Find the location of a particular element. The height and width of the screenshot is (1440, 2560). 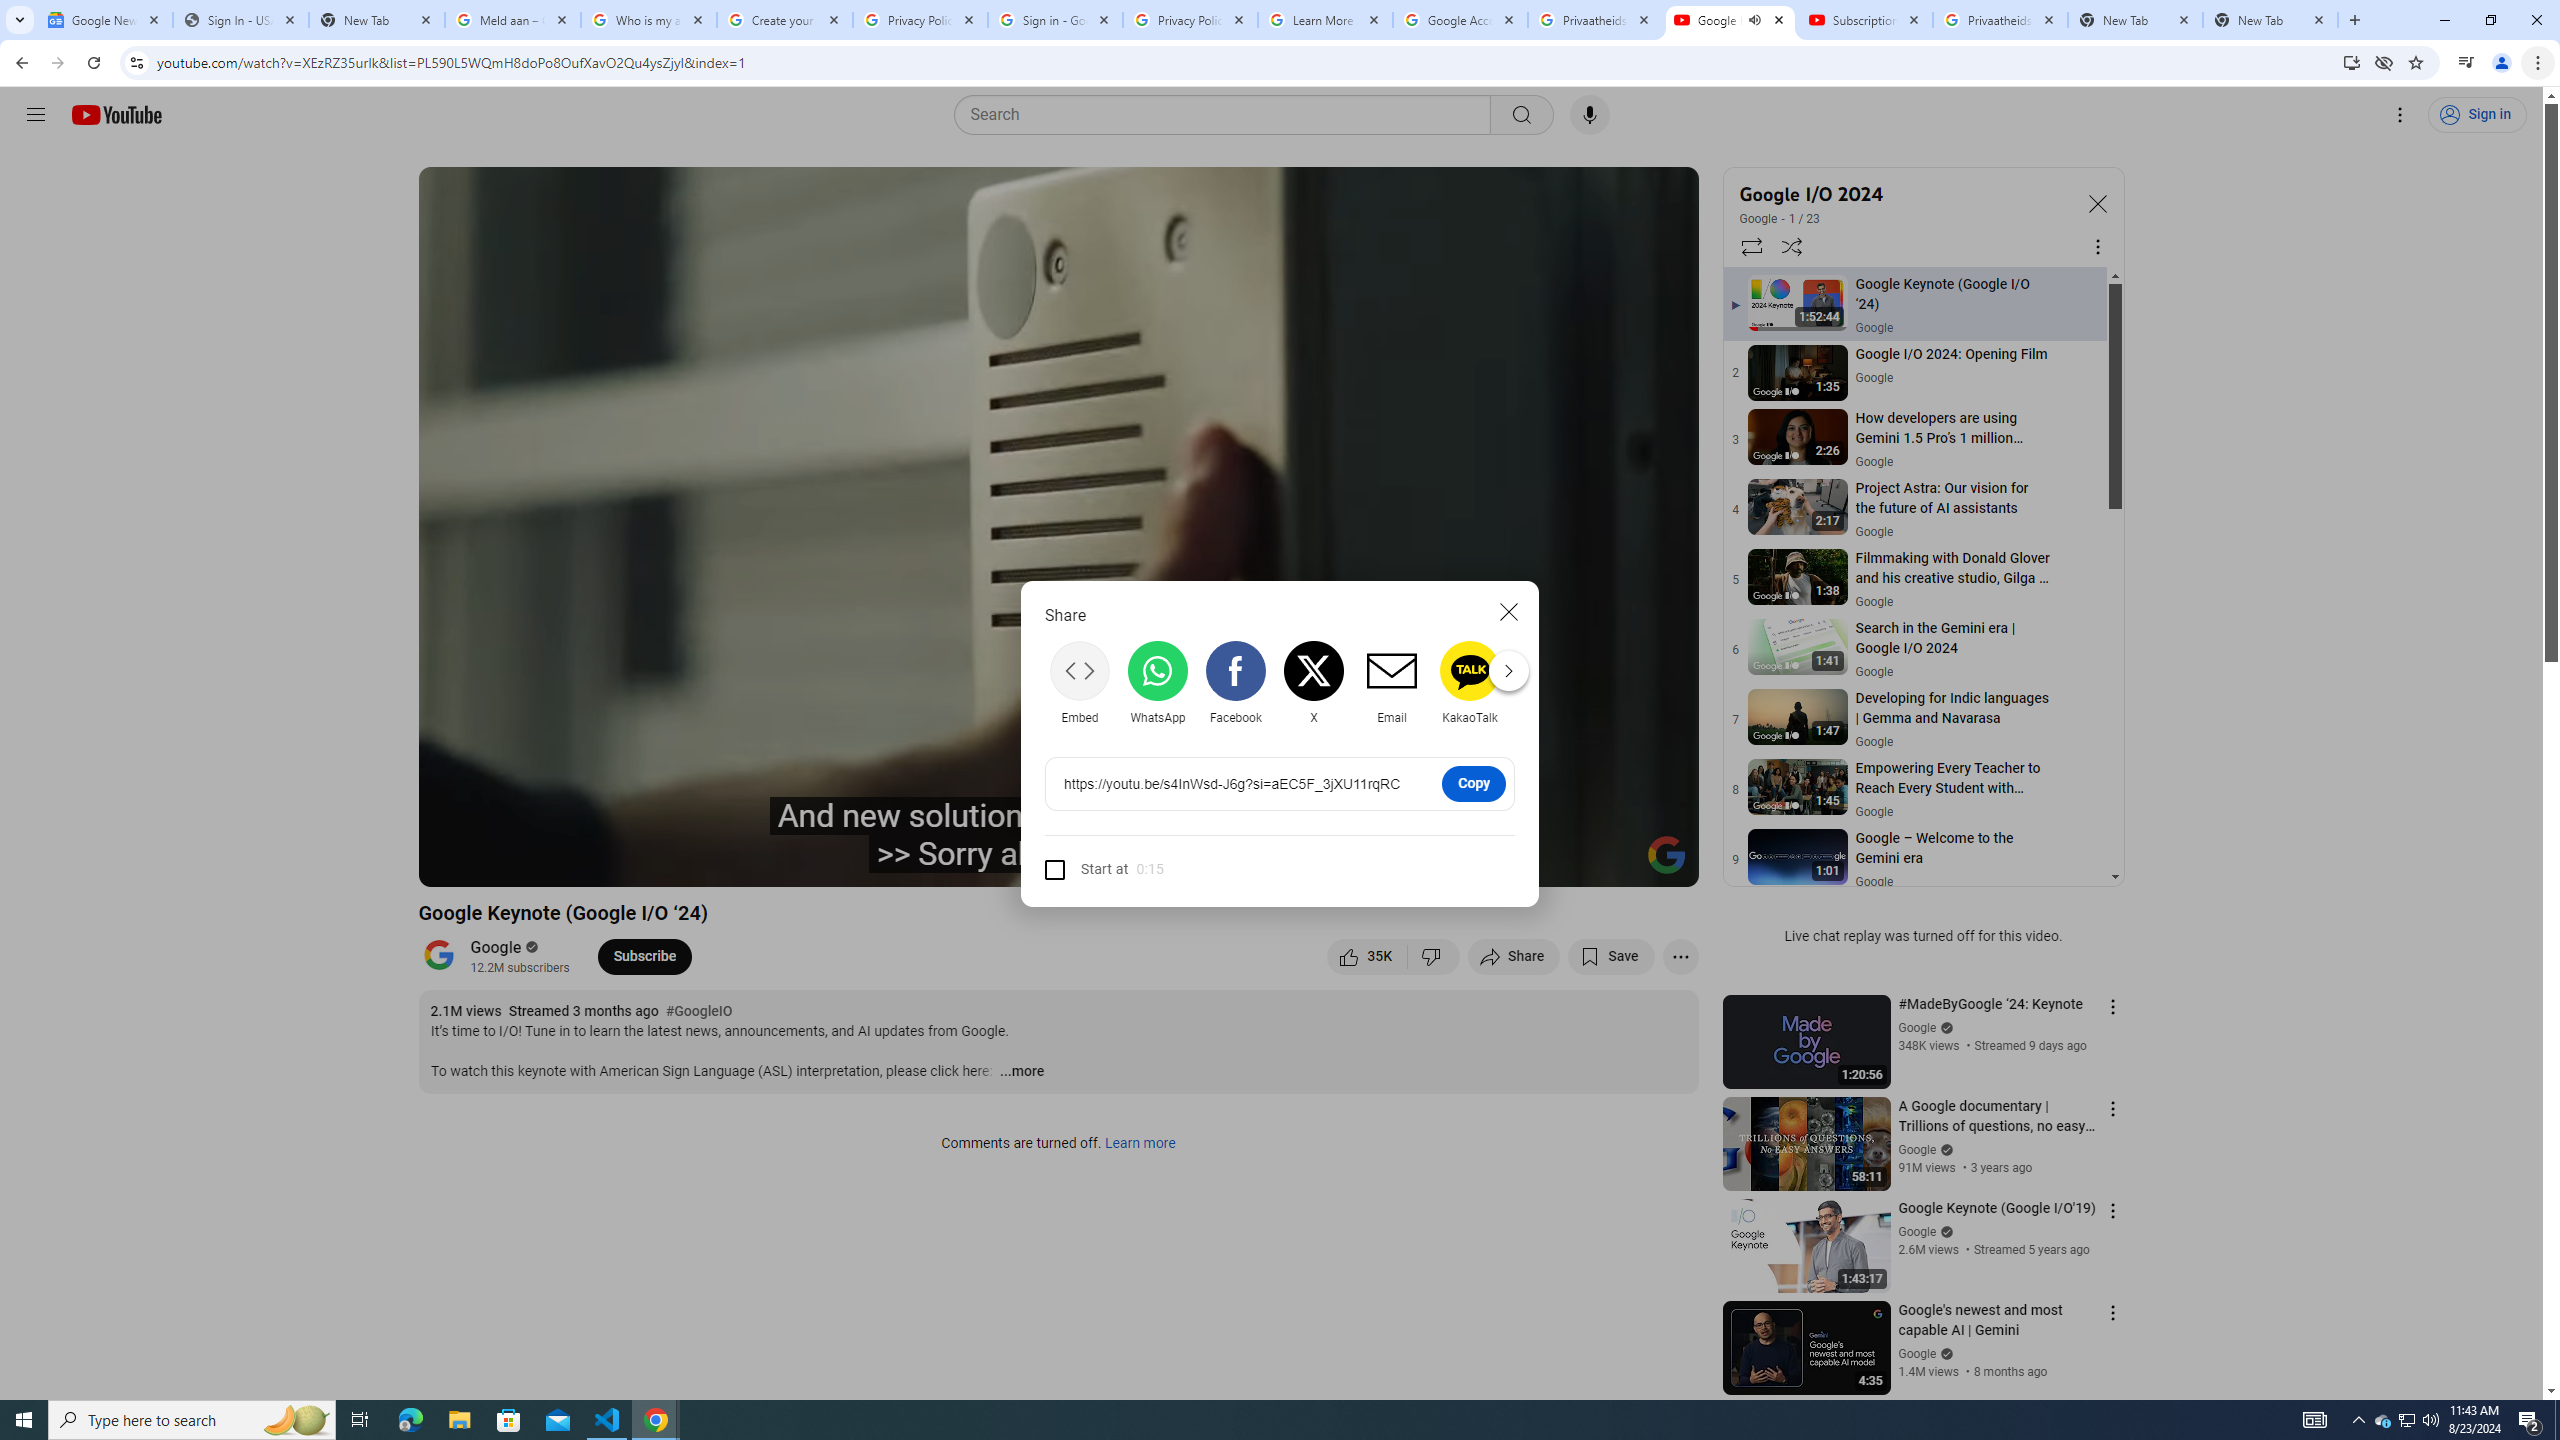

'Play (k)' is located at coordinates (501, 862).